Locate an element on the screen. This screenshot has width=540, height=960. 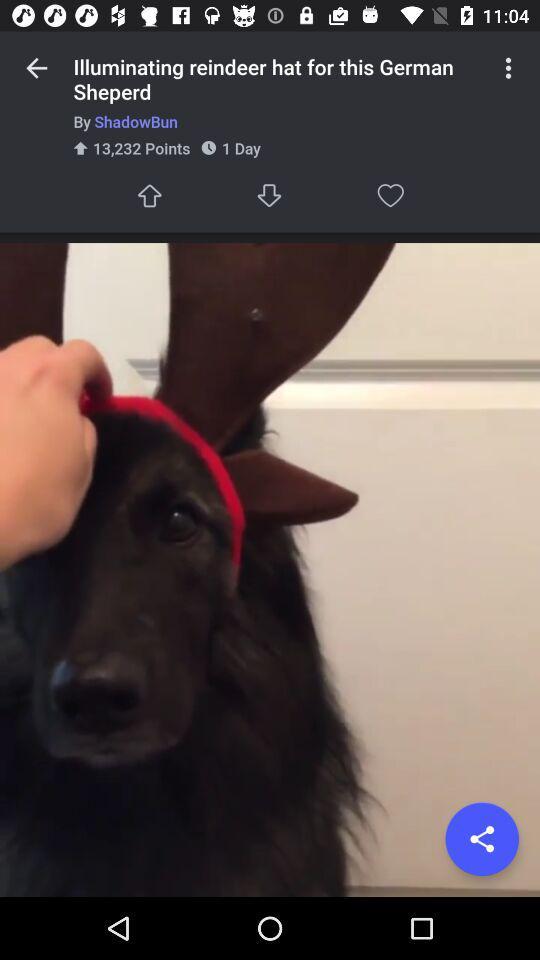
the icon to the left of 1 day icon is located at coordinates (148, 195).